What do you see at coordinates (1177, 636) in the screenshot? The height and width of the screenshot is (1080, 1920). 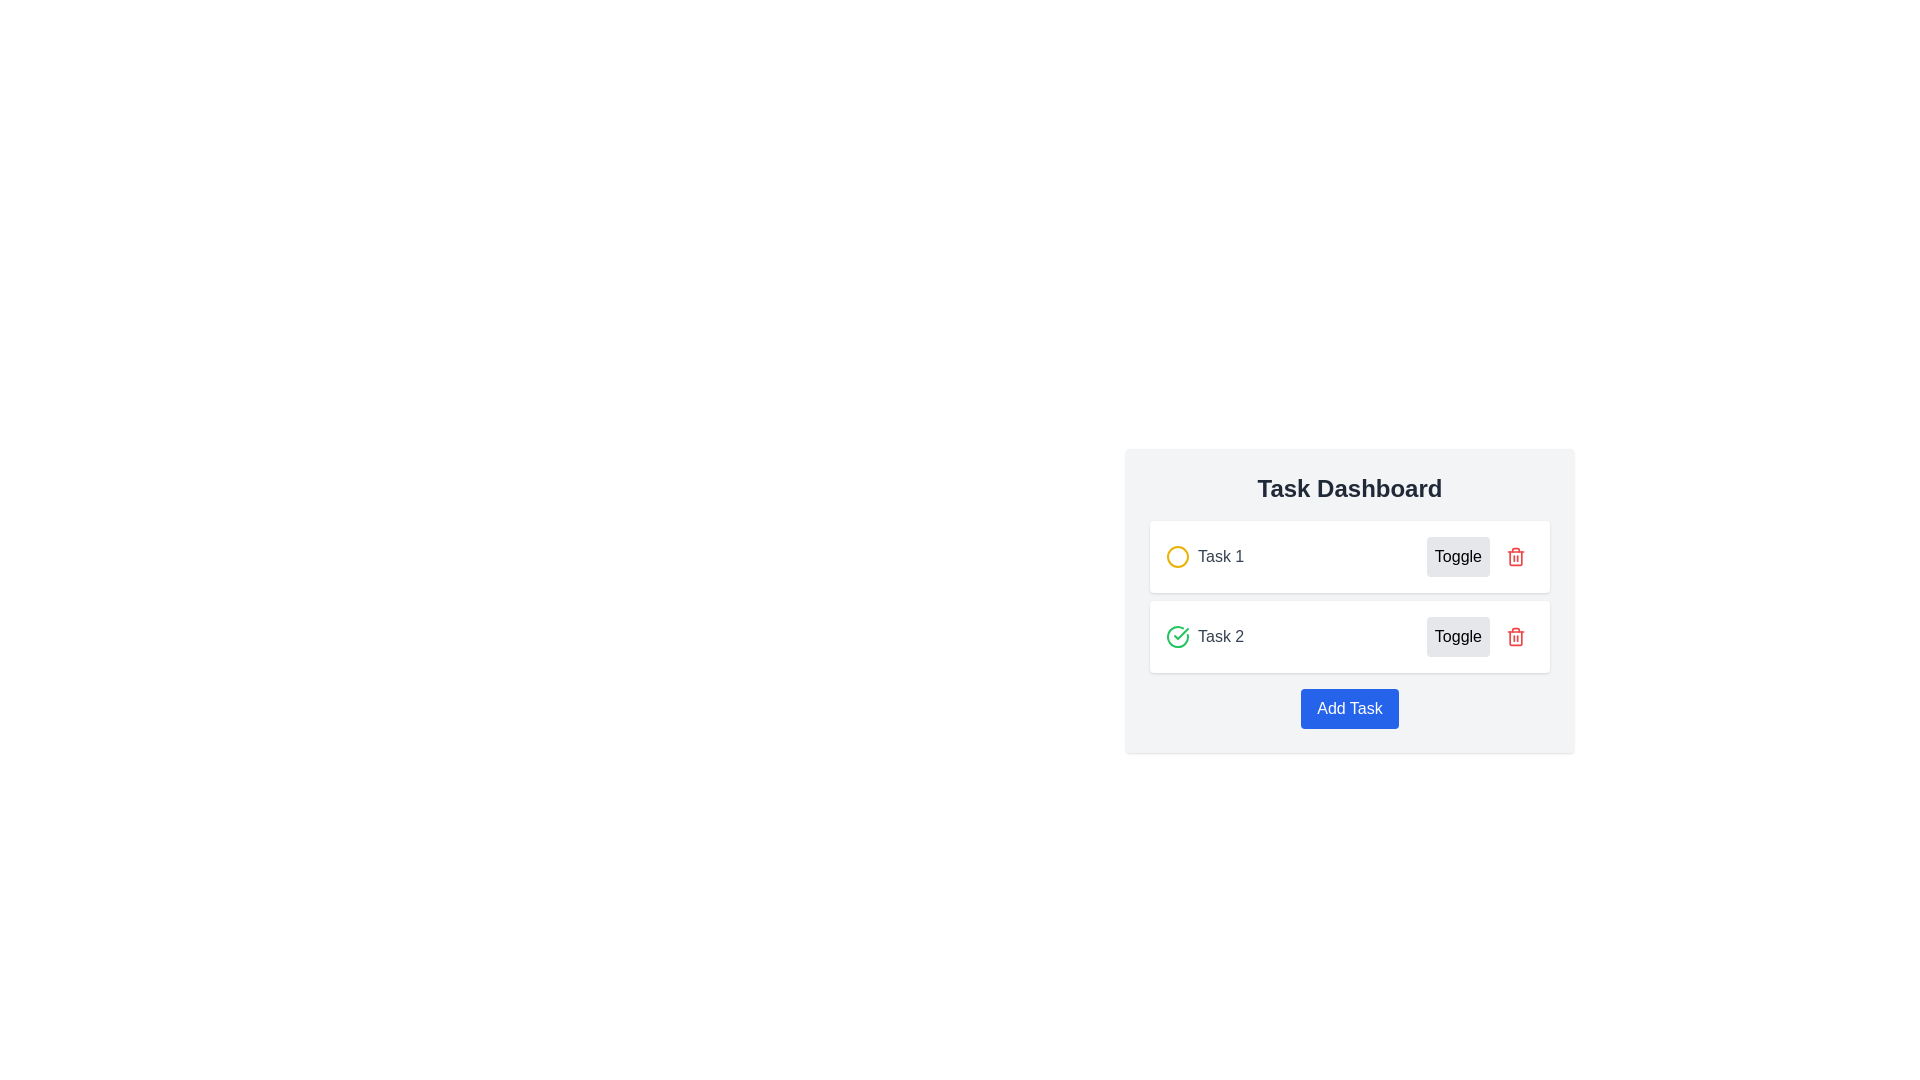 I see `the vector graphic component that visually represents the successful completion of 'Task 2' in the task list, located adjacent to the task labeled 'Task 2'` at bounding box center [1177, 636].